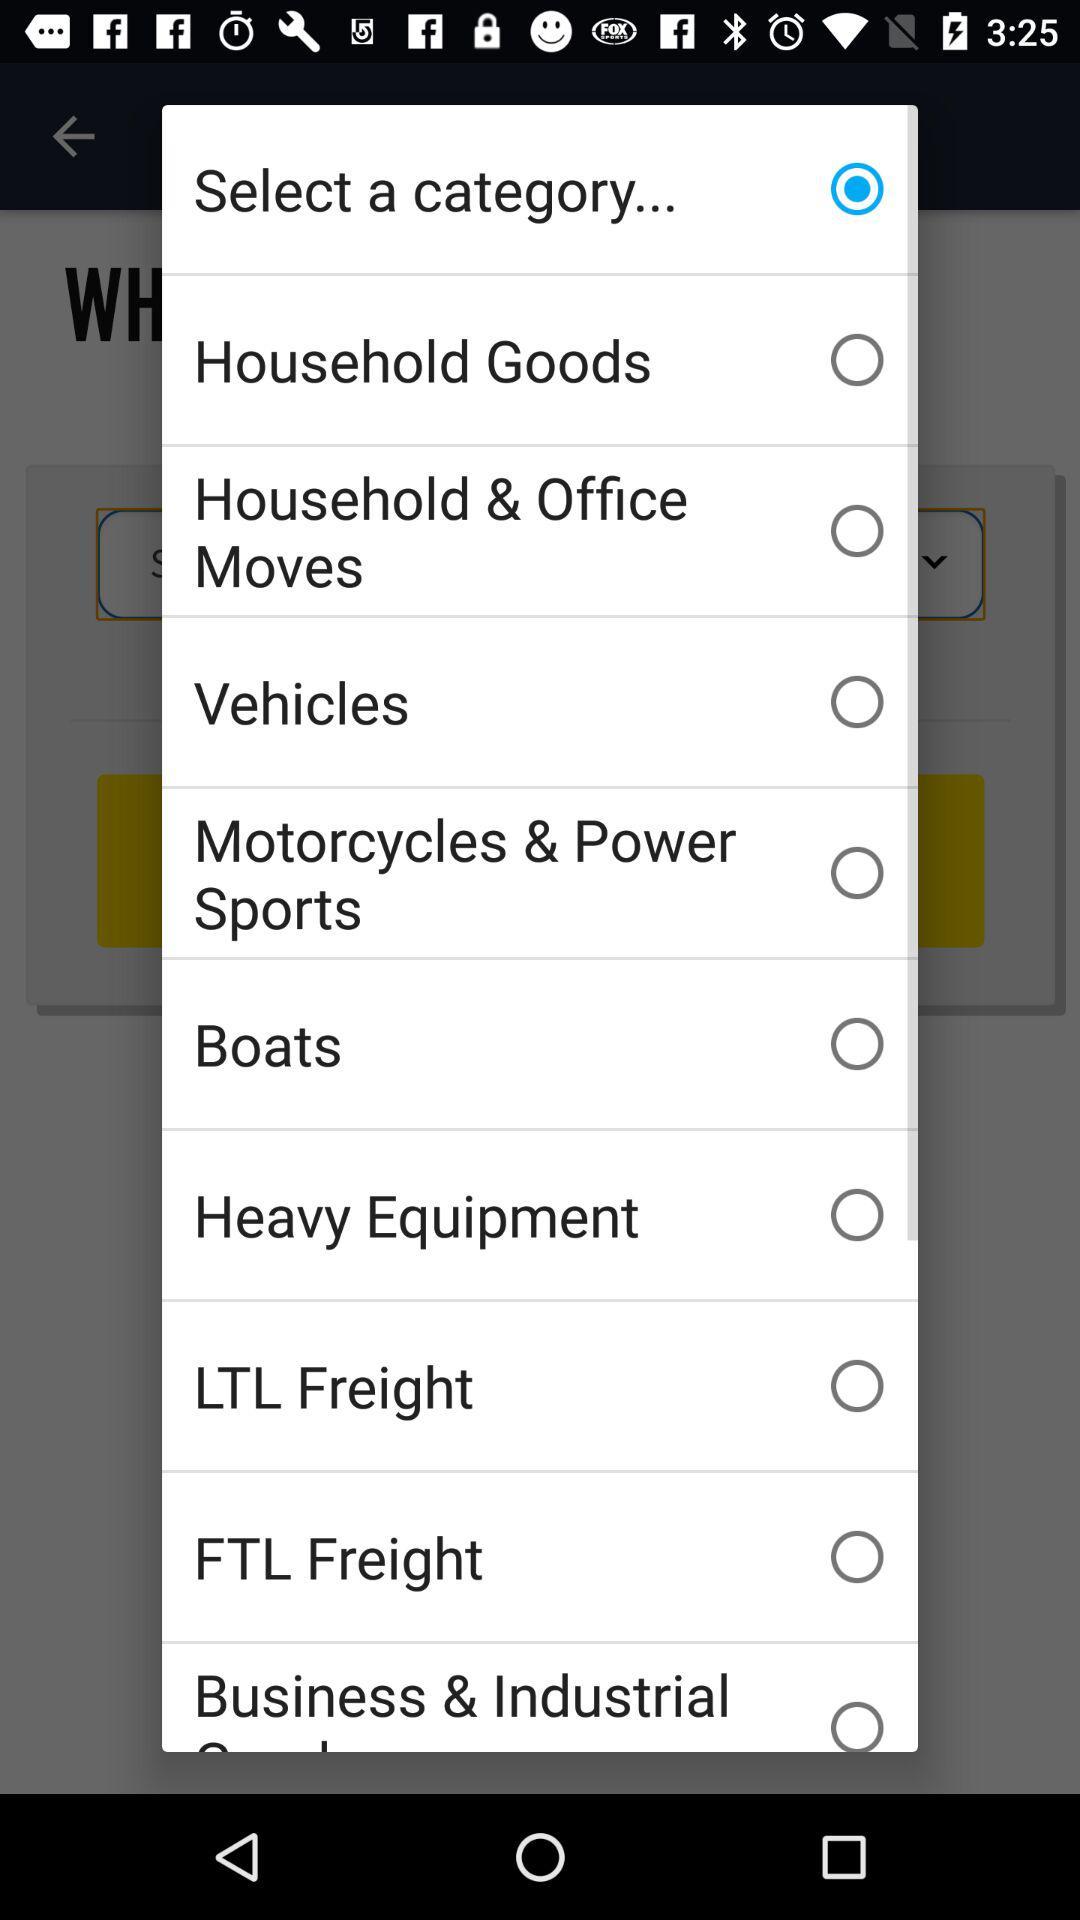 This screenshot has height=1920, width=1080. Describe the element at coordinates (540, 1555) in the screenshot. I see `icon below ltl freight icon` at that location.